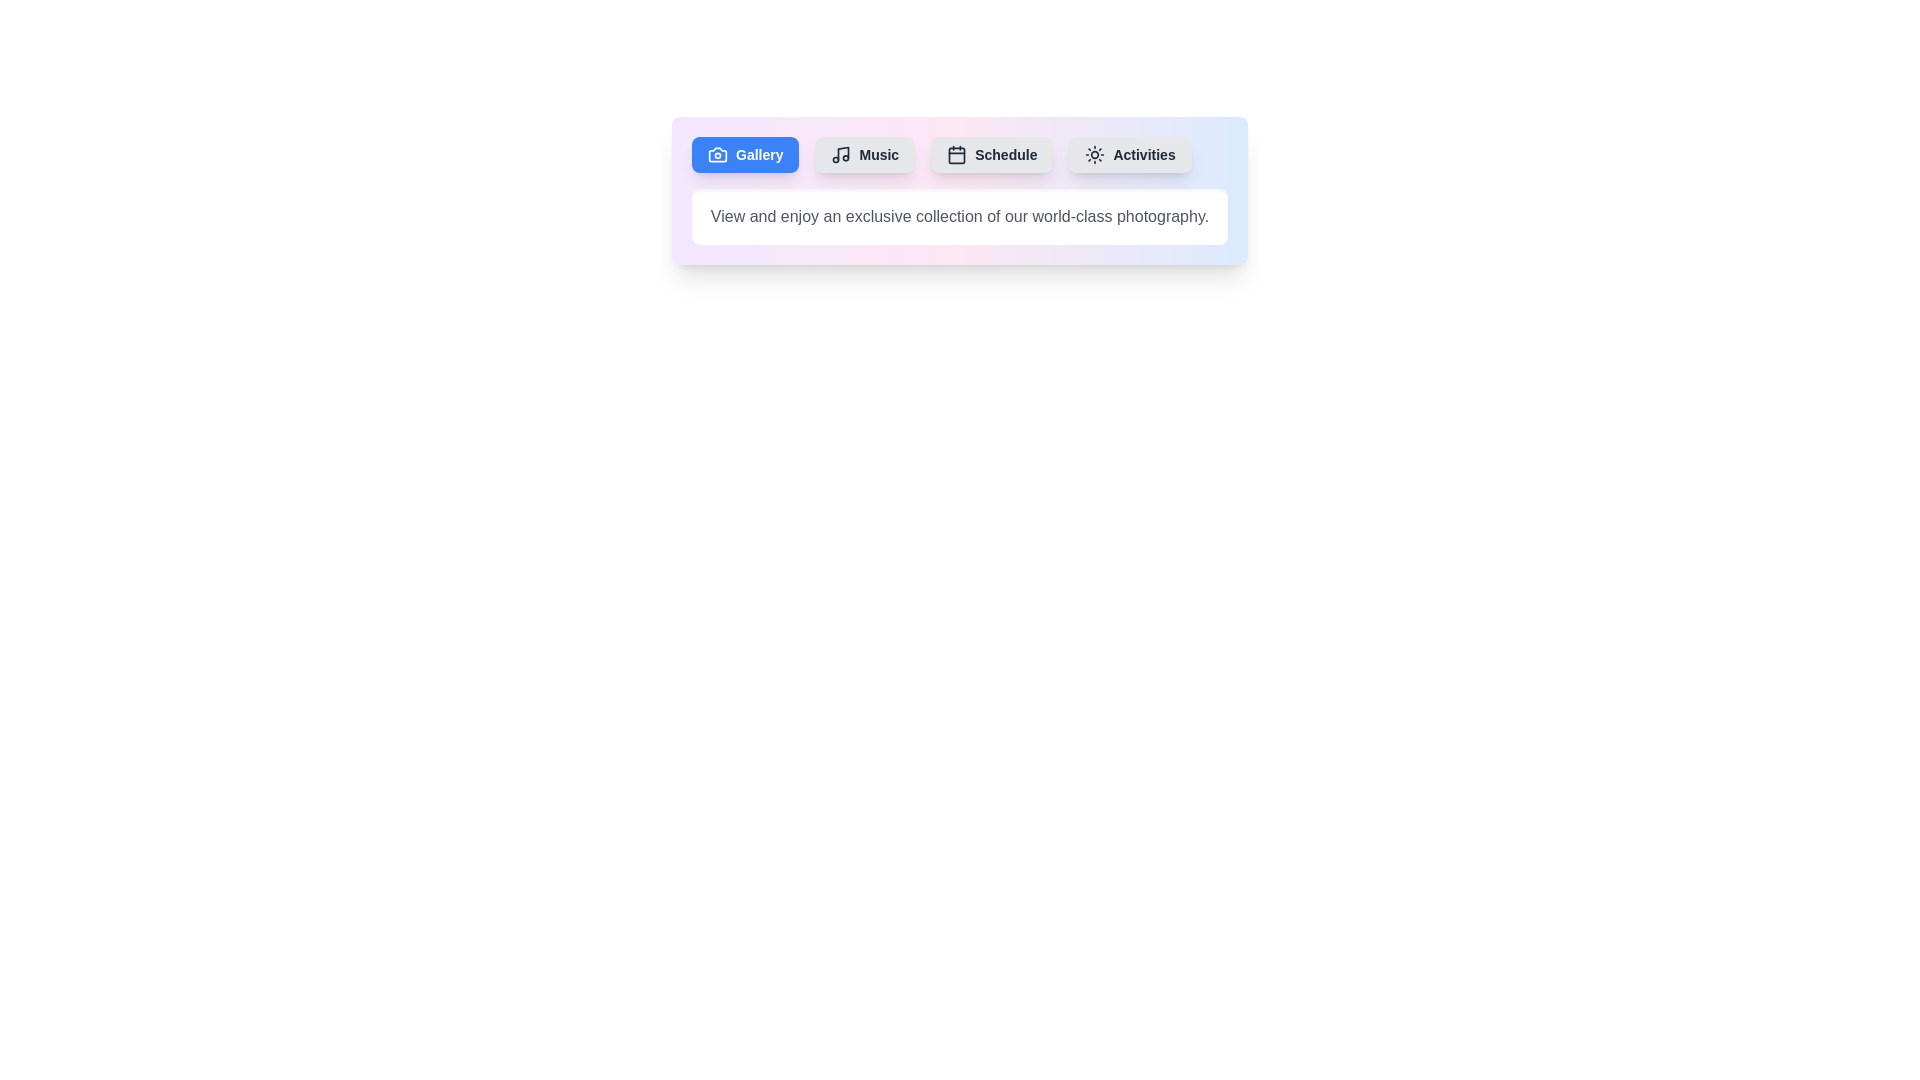 The width and height of the screenshot is (1920, 1080). What do you see at coordinates (865, 153) in the screenshot?
I see `the tab button labeled Music to observe its hover effect` at bounding box center [865, 153].